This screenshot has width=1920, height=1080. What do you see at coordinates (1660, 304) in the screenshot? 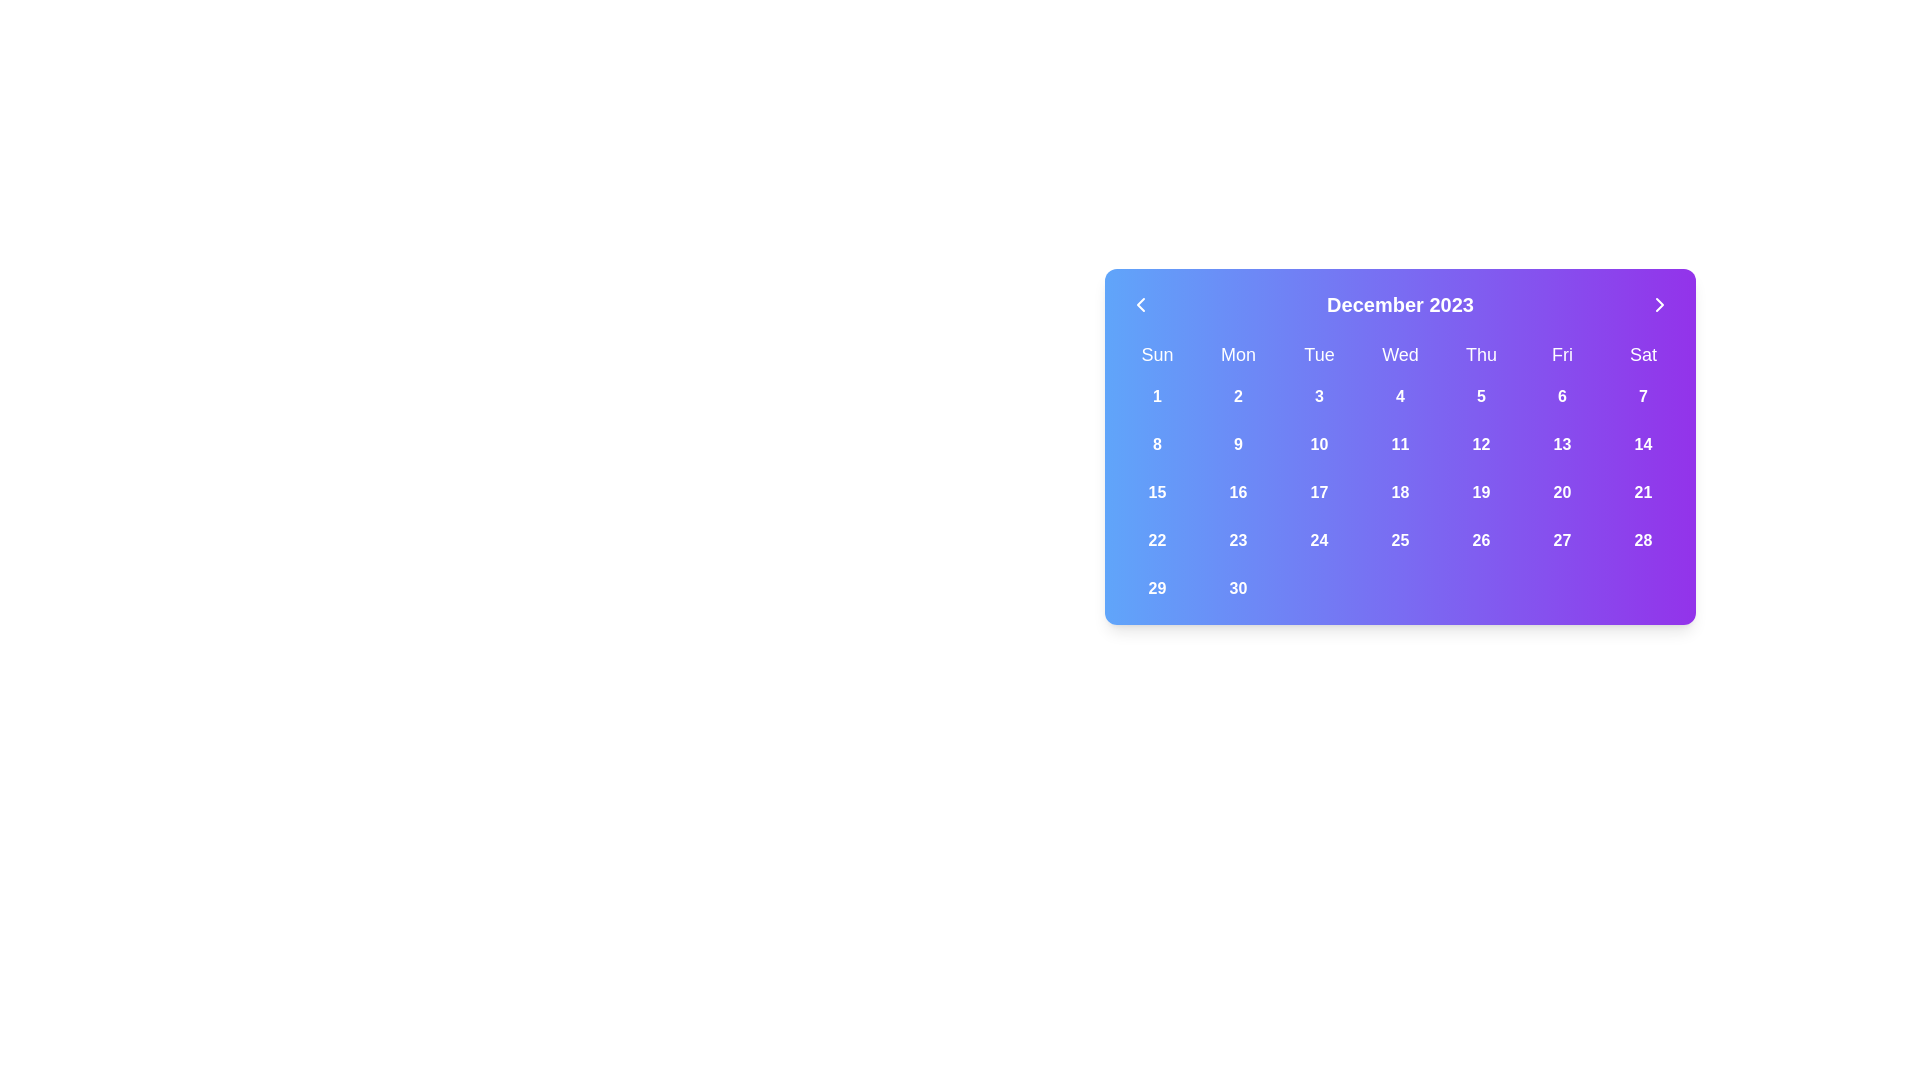
I see `the button on the rightmost side of the calendar header` at bounding box center [1660, 304].